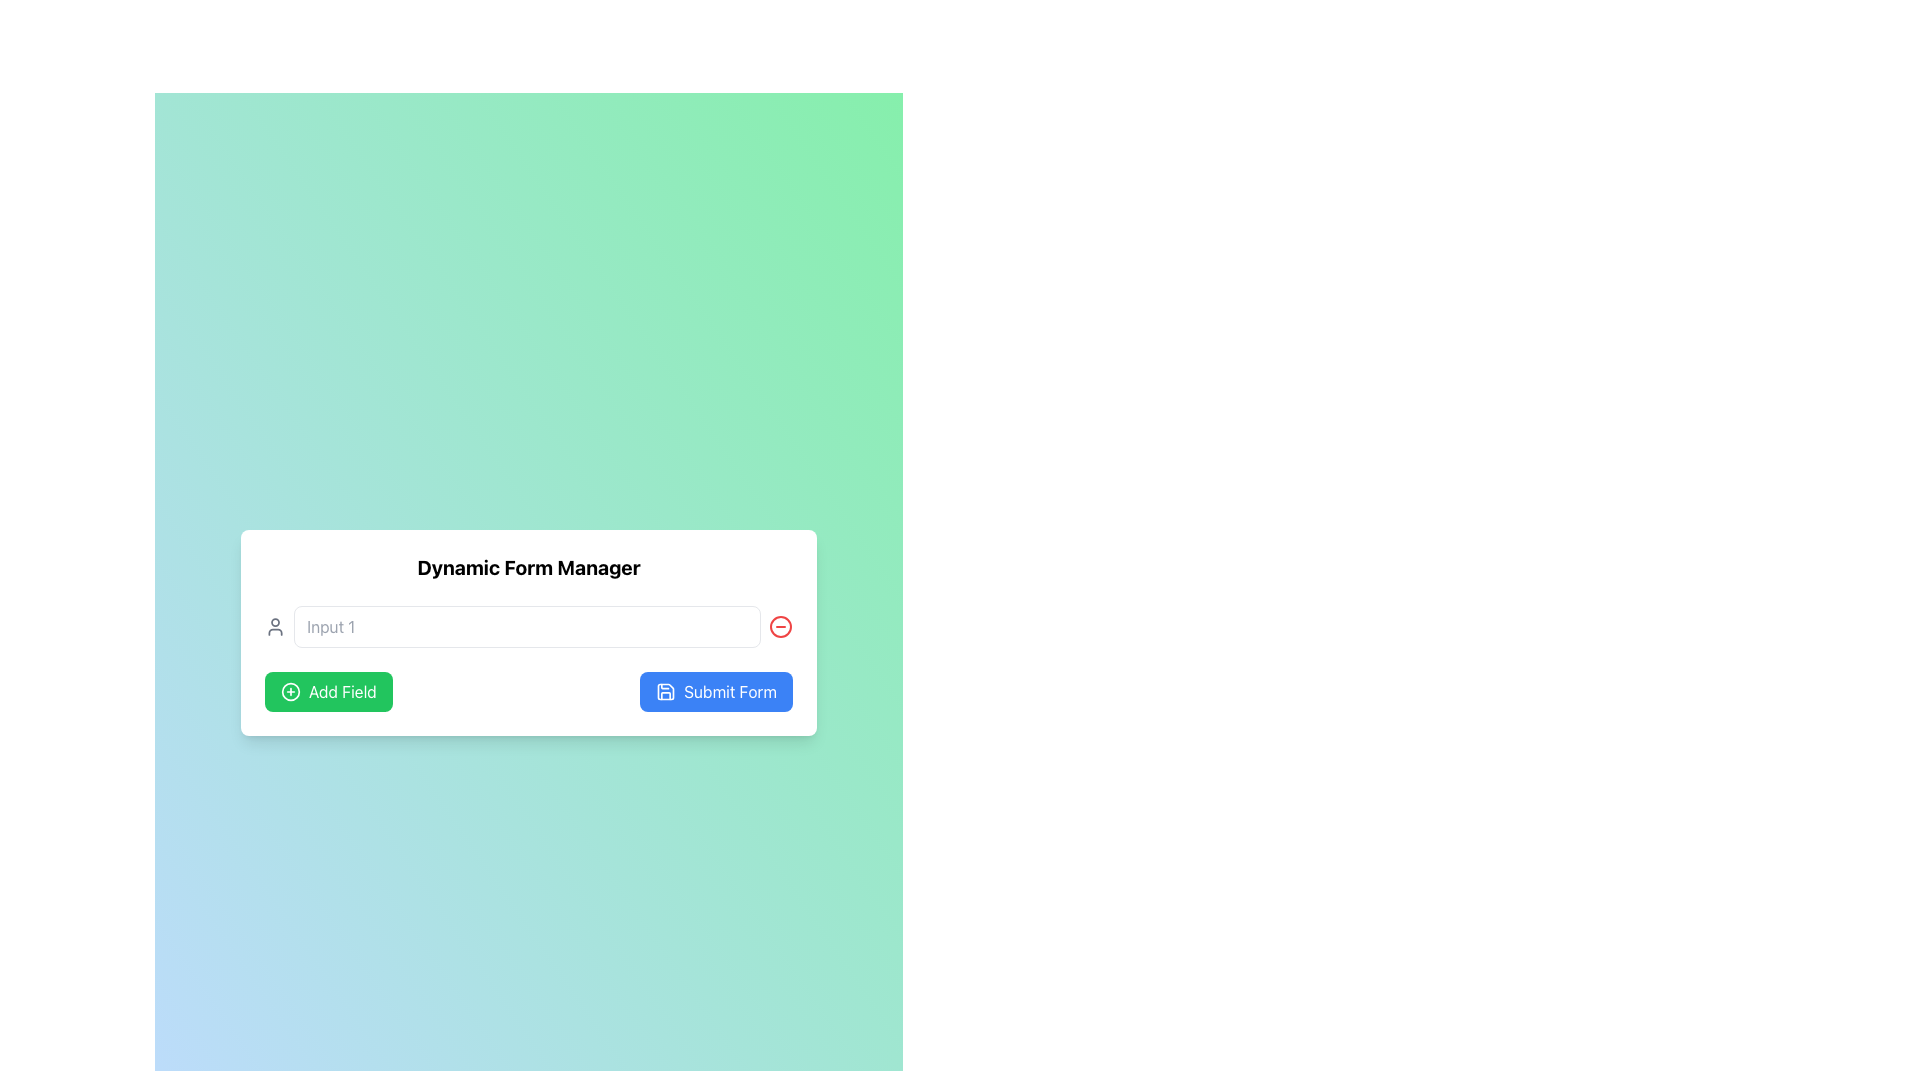 The width and height of the screenshot is (1920, 1080). Describe the element at coordinates (290, 690) in the screenshot. I see `the decorative SVG Circle located at the center of the green 'Add Field' button` at that location.